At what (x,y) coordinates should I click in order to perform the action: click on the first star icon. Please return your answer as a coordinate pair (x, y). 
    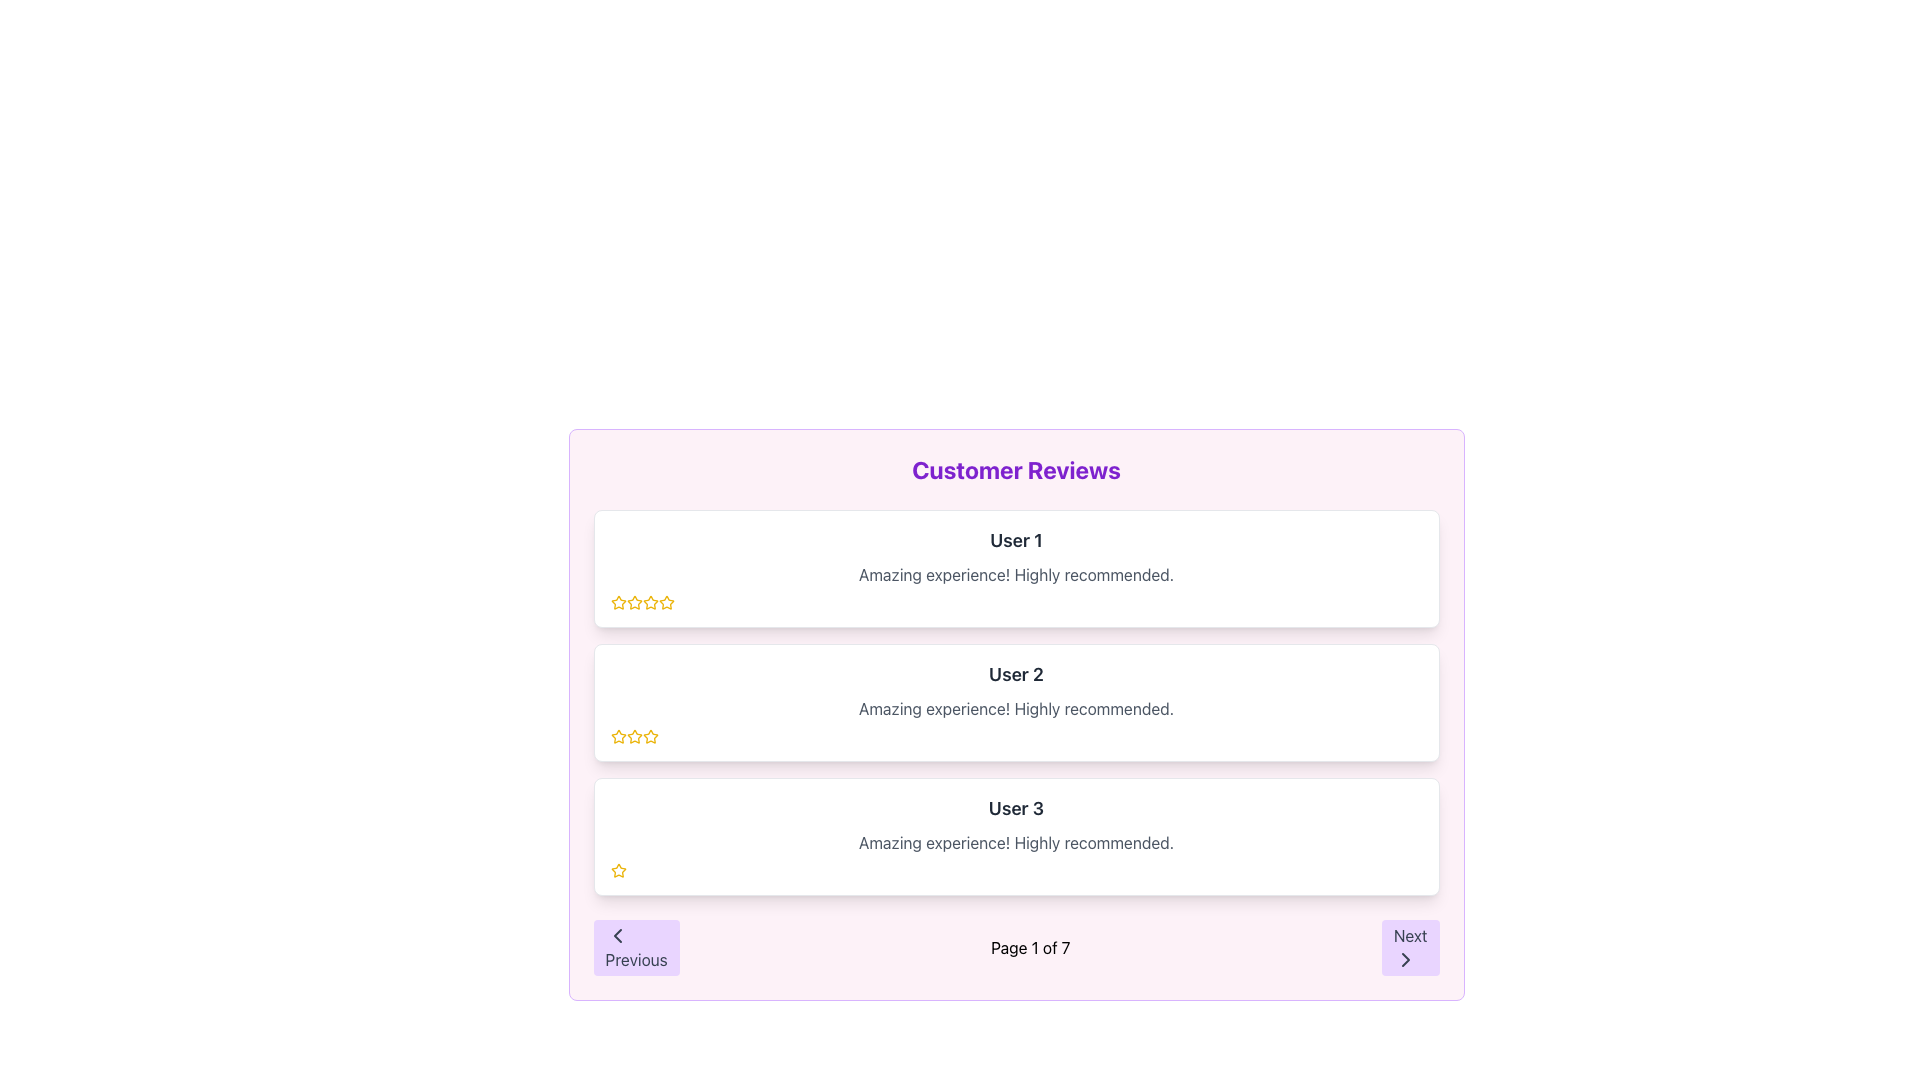
    Looking at the image, I should click on (633, 601).